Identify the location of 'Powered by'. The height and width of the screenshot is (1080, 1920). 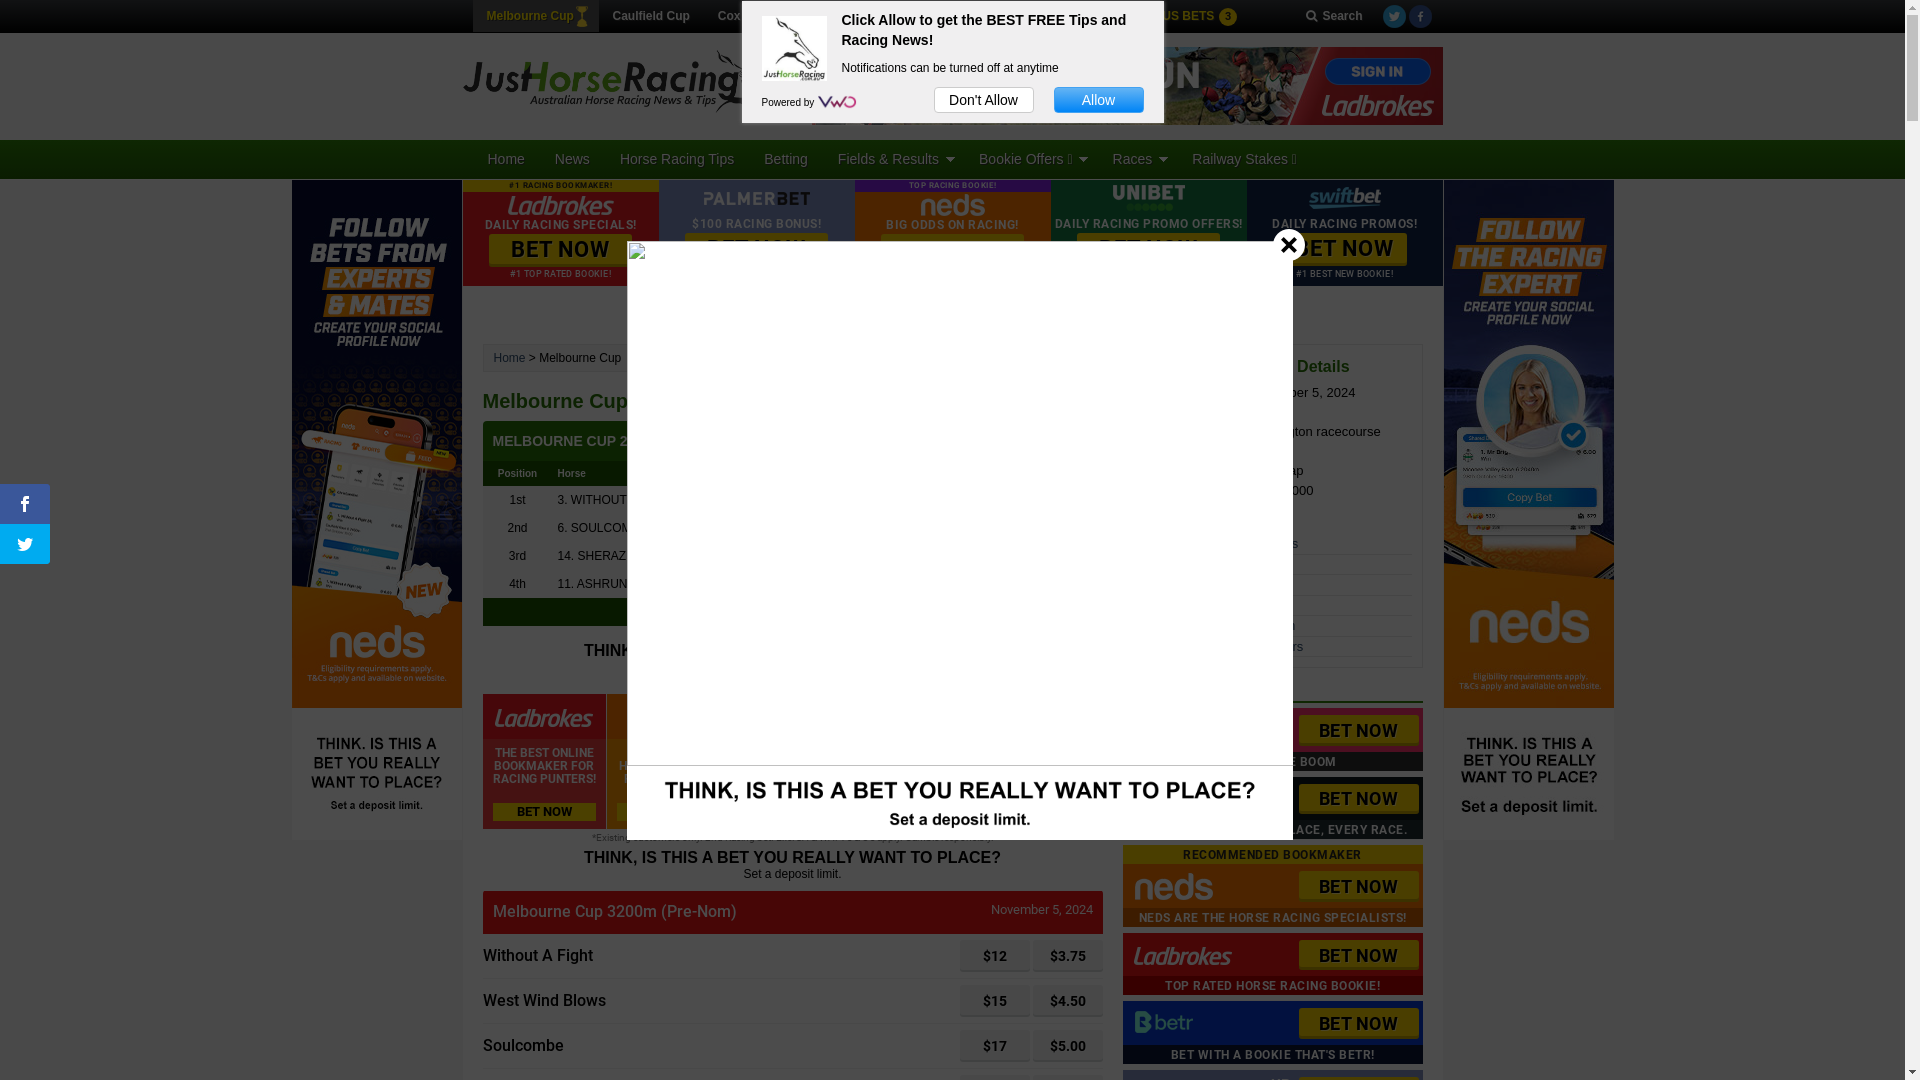
(789, 102).